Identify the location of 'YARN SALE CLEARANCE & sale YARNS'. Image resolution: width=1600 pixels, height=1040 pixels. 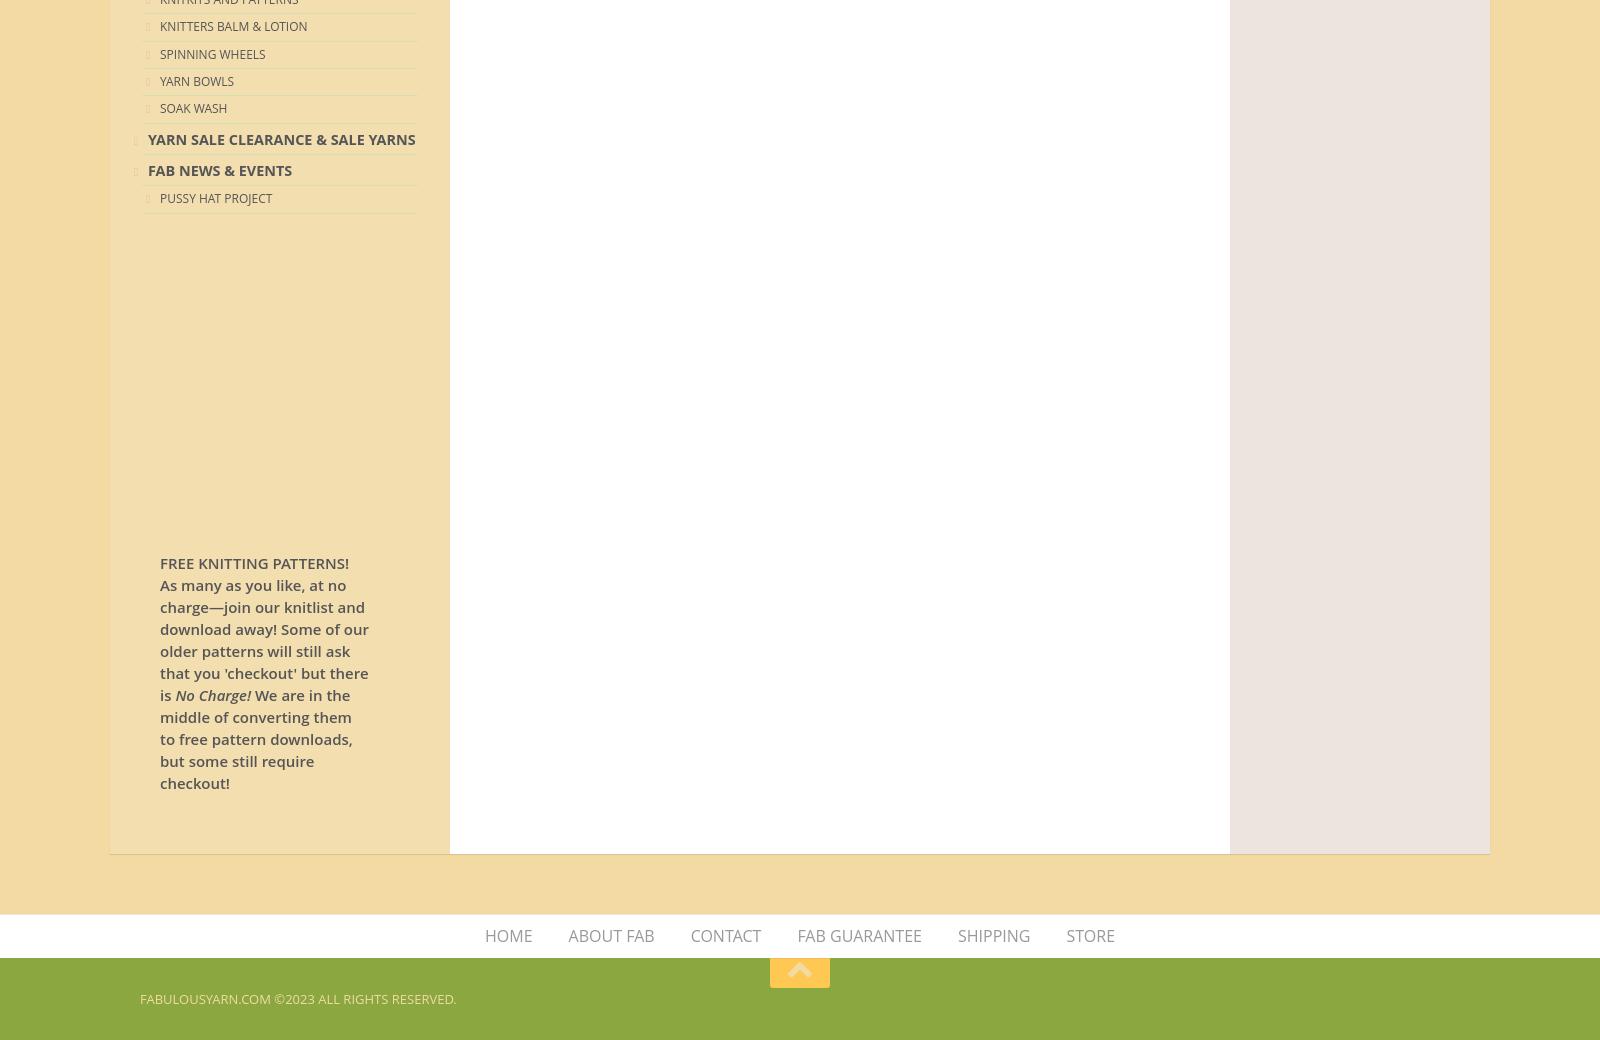
(147, 138).